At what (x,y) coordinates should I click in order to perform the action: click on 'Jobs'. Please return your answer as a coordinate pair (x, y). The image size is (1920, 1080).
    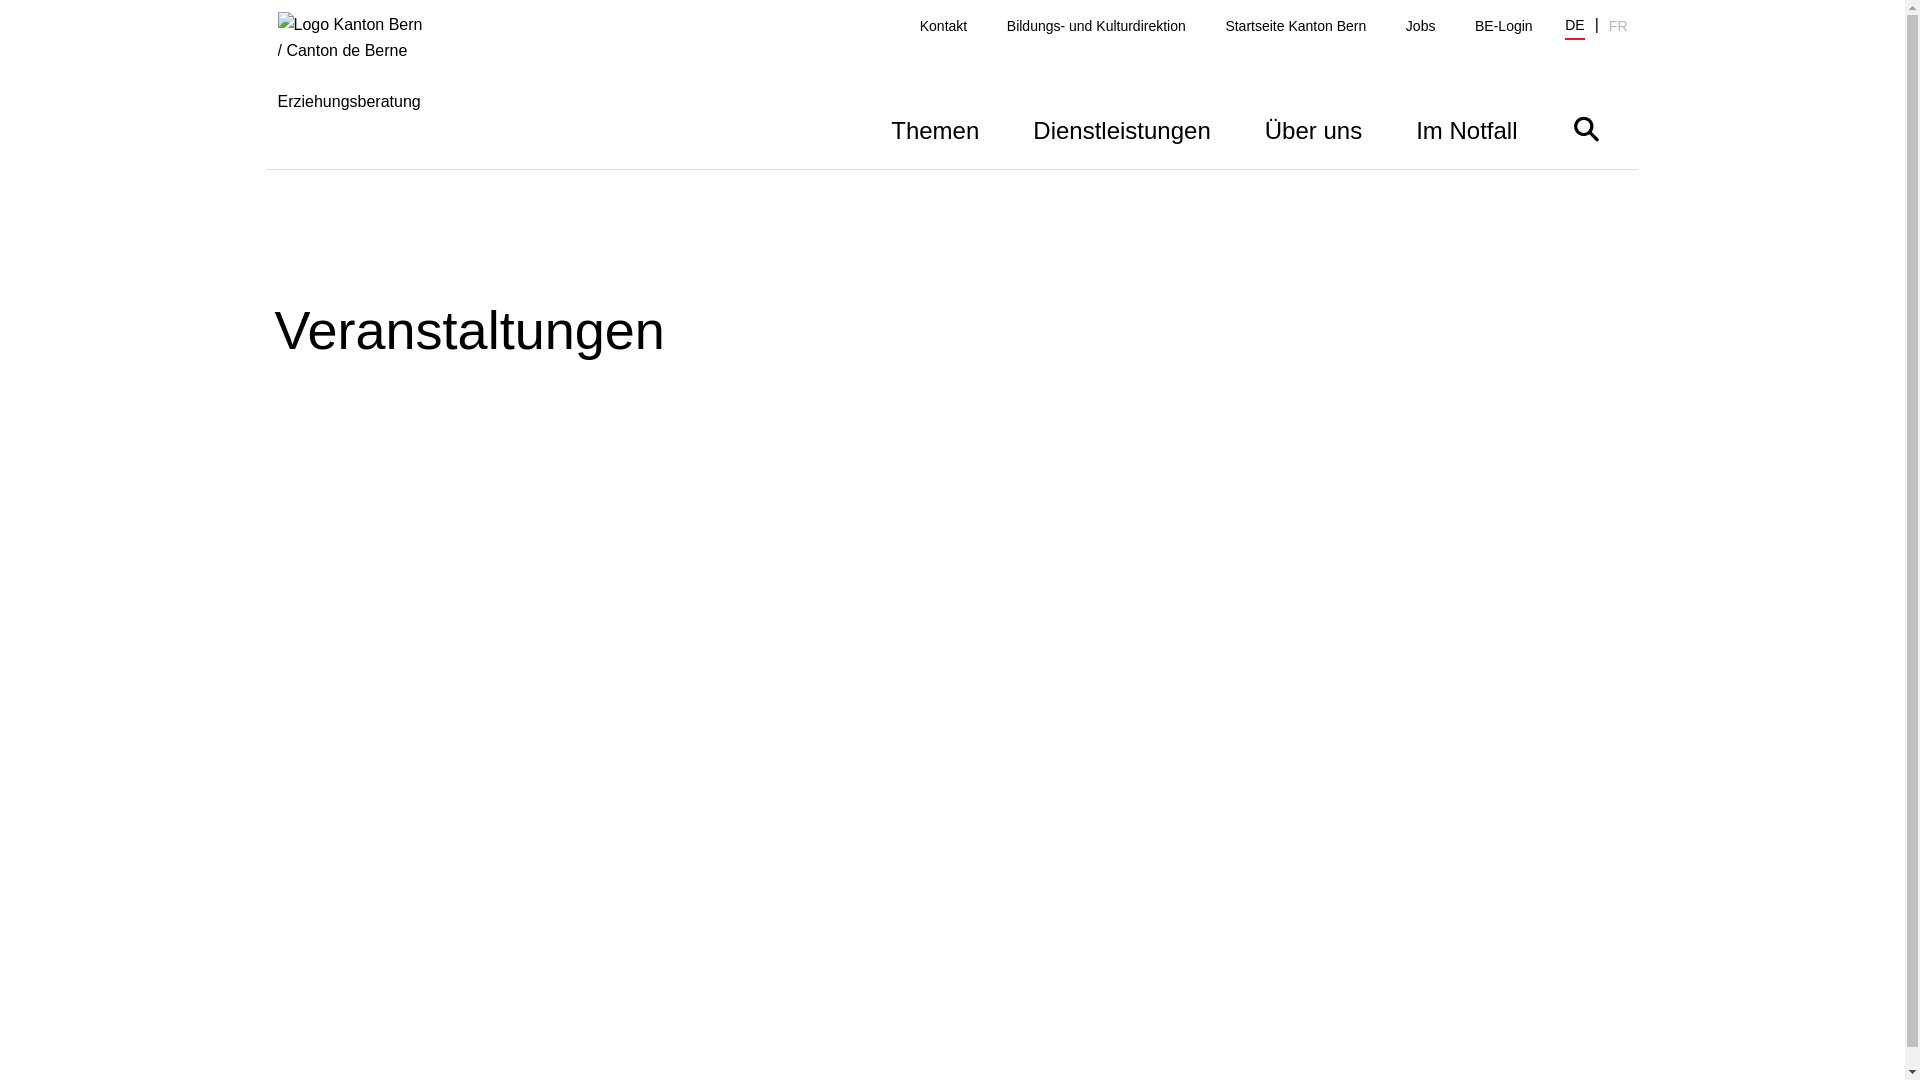
    Looking at the image, I should click on (1405, 26).